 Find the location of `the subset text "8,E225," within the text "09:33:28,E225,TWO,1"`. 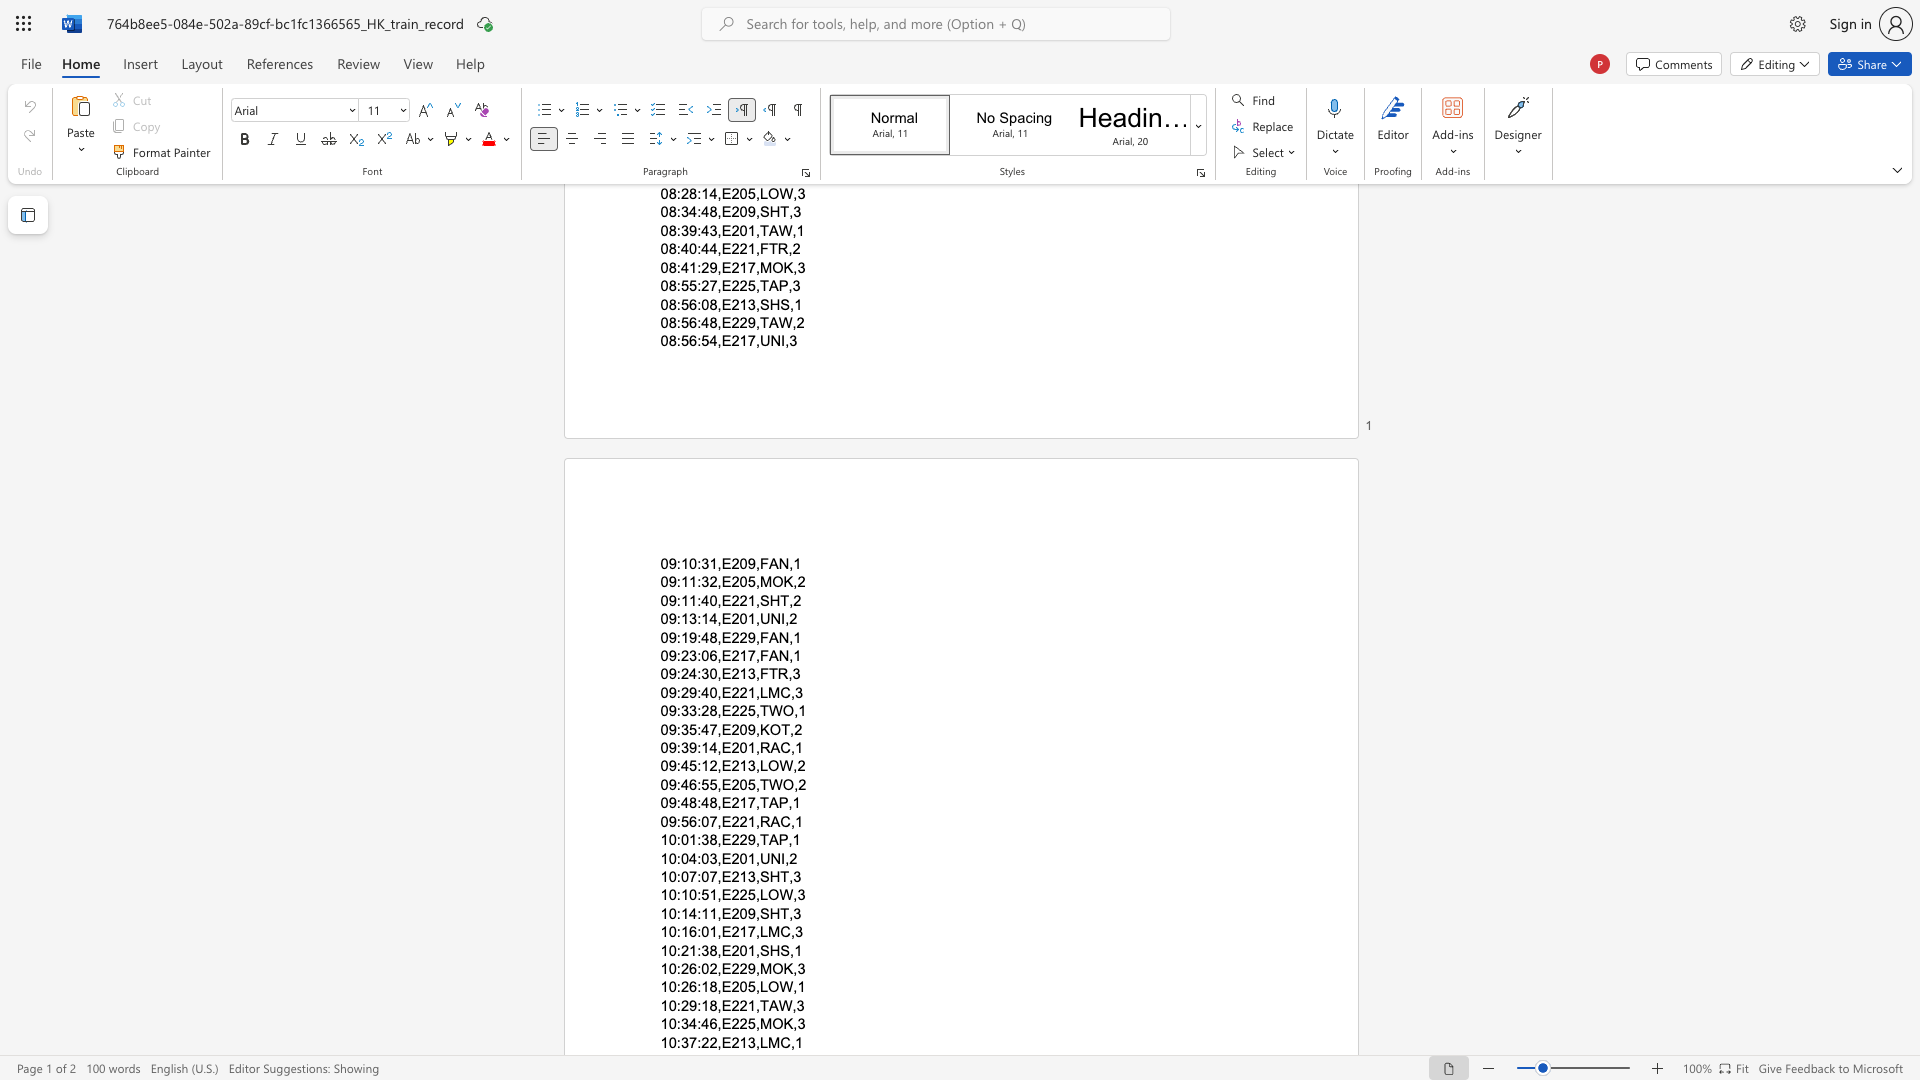

the subset text "8,E225," within the text "09:33:28,E225,TWO,1" is located at coordinates (709, 710).